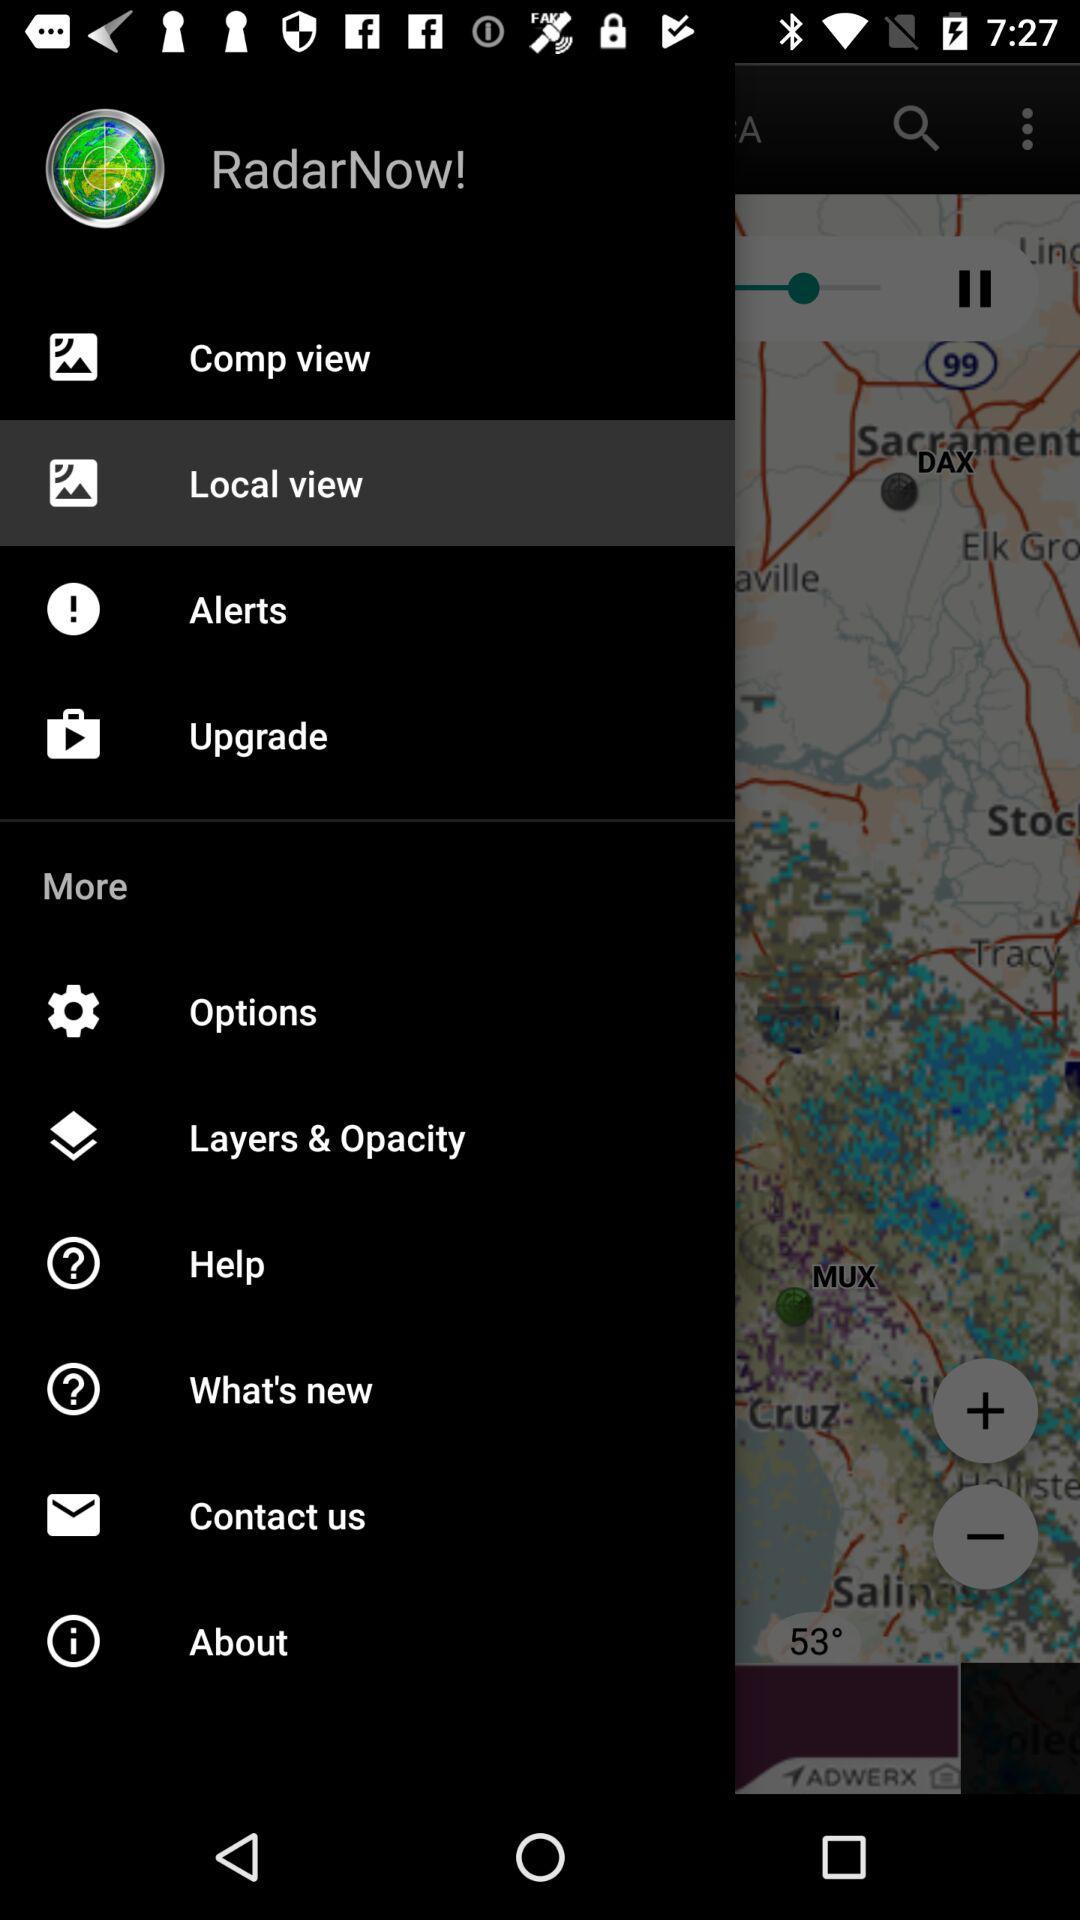 This screenshot has height=1920, width=1080. I want to click on the help icon, so click(94, 1409).